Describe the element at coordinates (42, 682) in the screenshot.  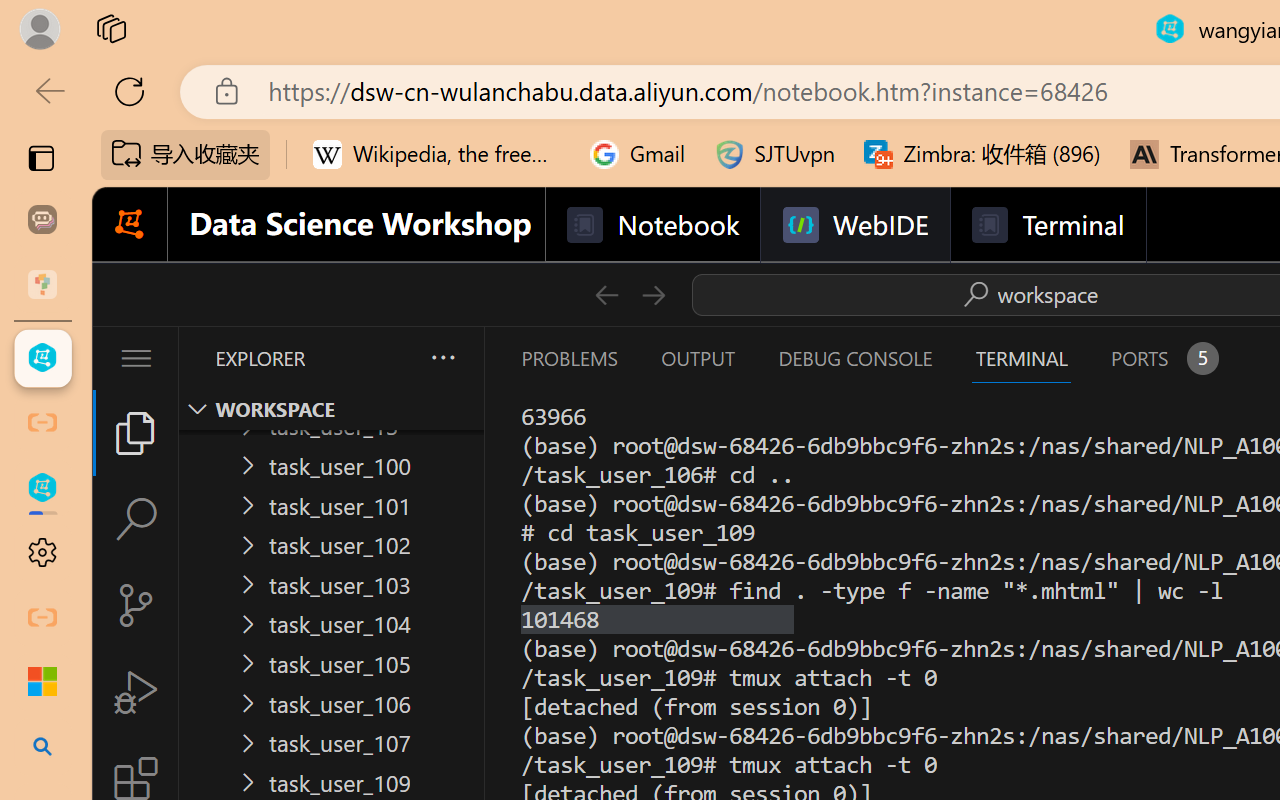
I see `'Microsoft security help and learning'` at that location.